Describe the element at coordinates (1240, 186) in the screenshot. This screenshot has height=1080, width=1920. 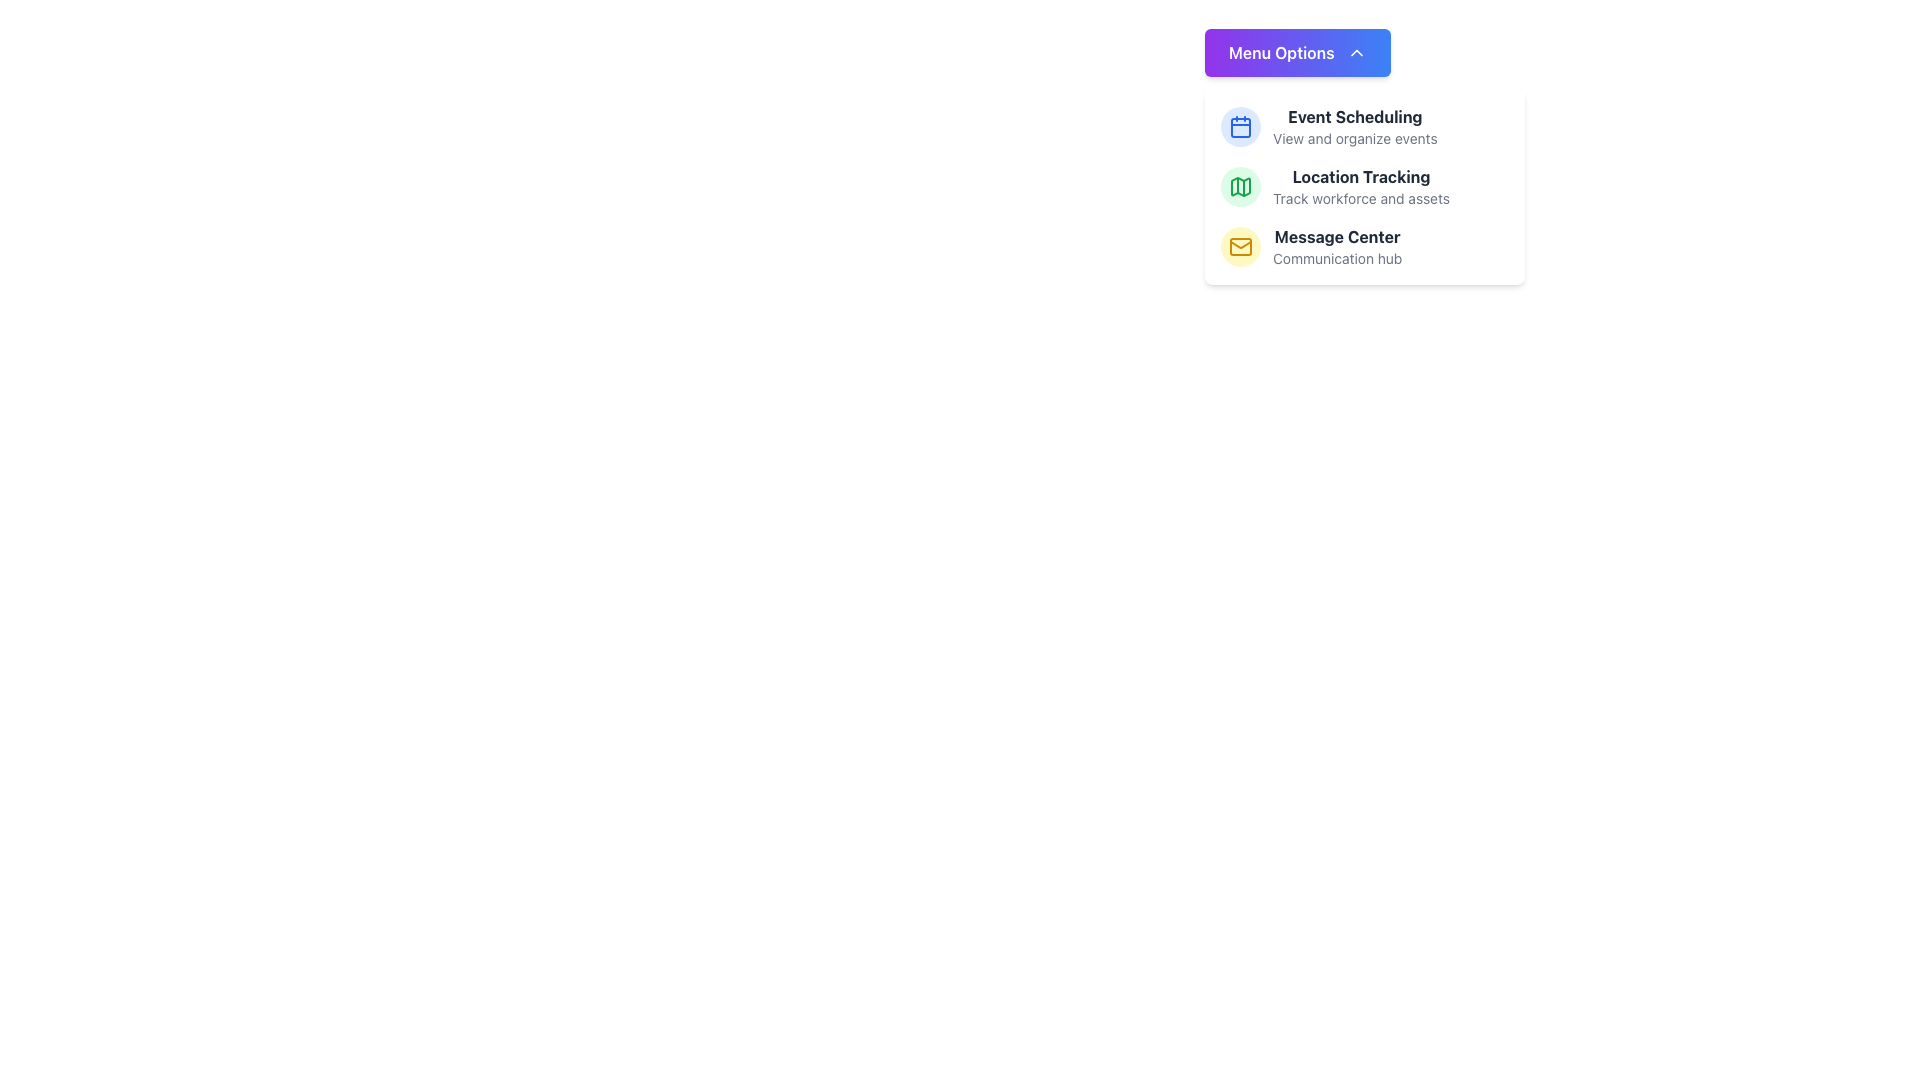
I see `the green map icon in the dropdown menu` at that location.